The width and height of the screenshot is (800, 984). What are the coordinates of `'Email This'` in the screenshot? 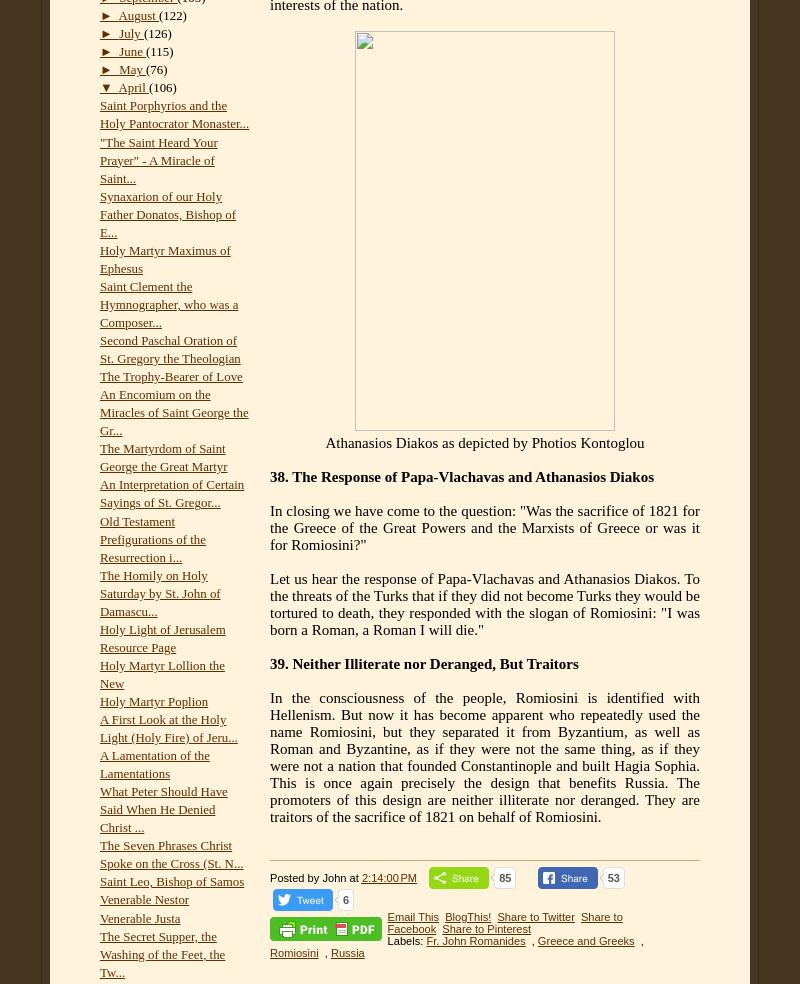 It's located at (412, 916).